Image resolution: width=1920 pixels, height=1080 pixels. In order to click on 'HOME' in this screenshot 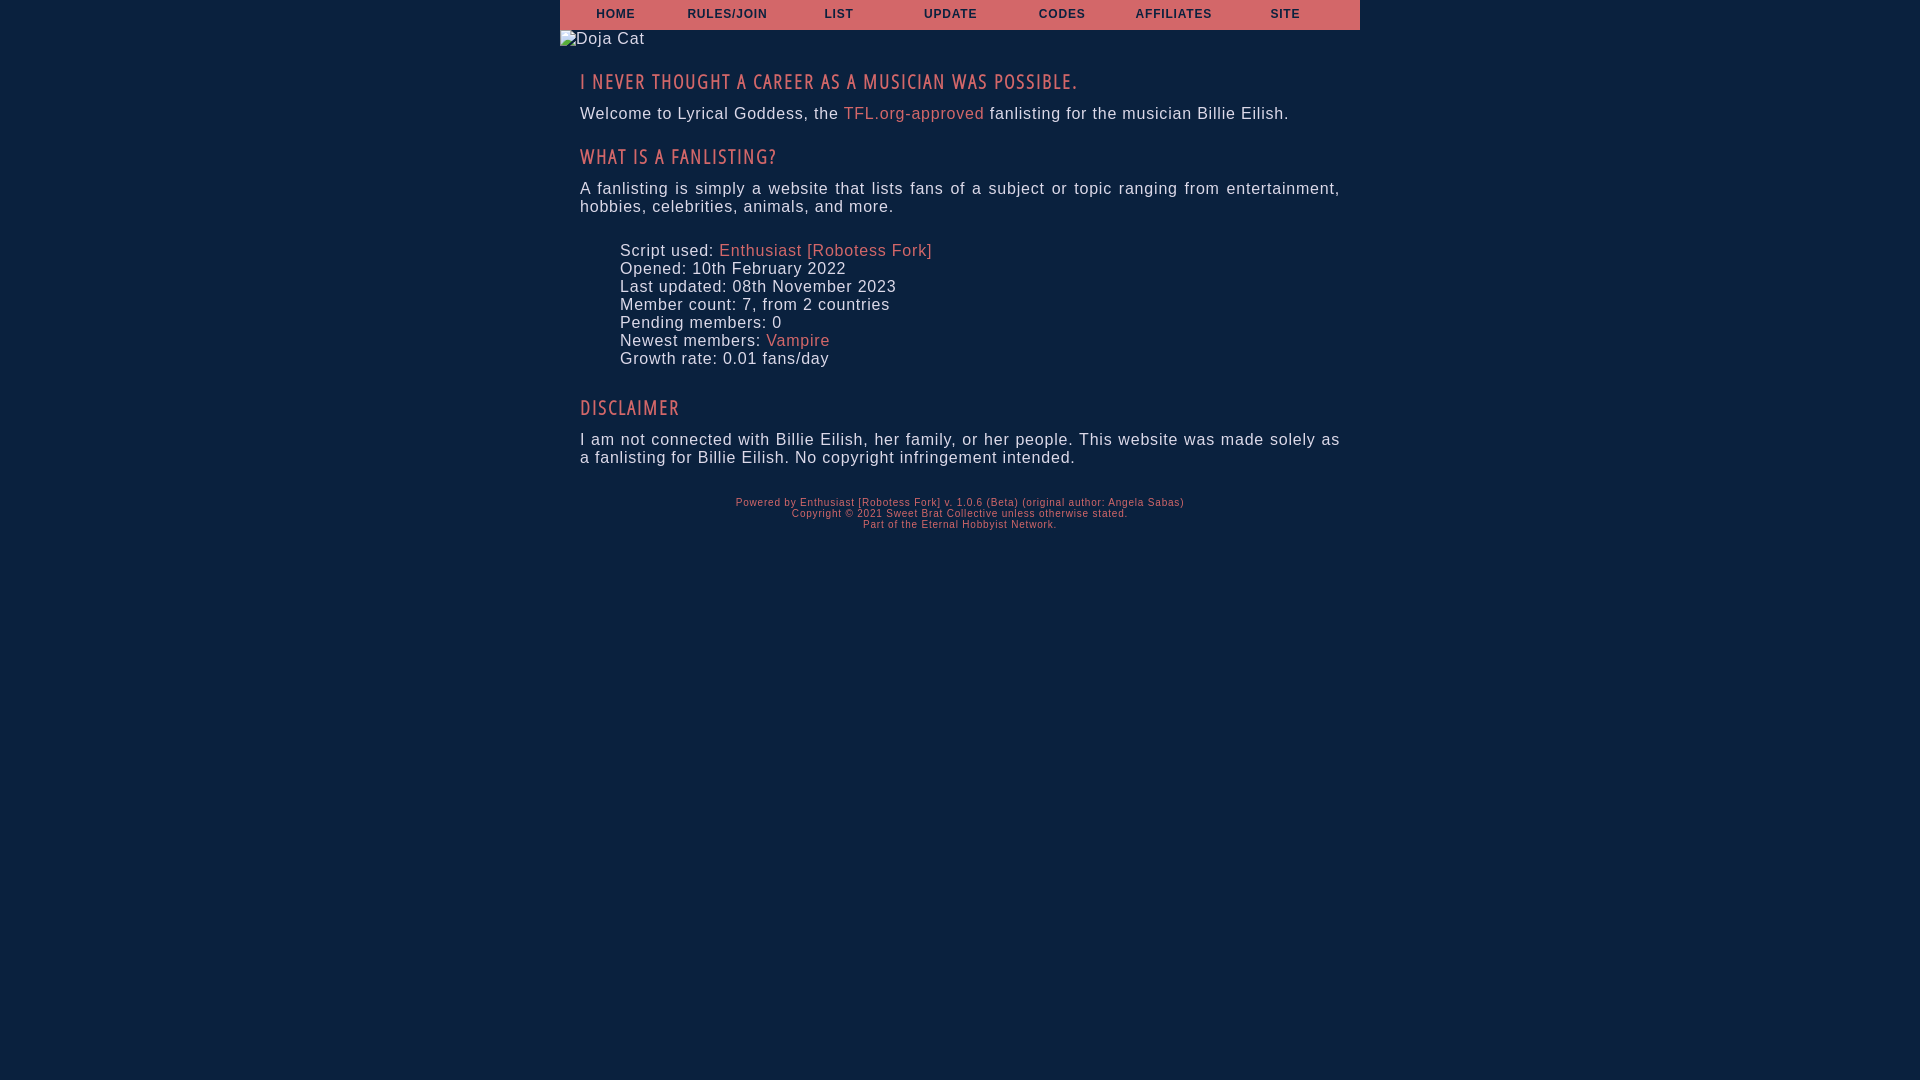, I will do `click(614, 14)`.